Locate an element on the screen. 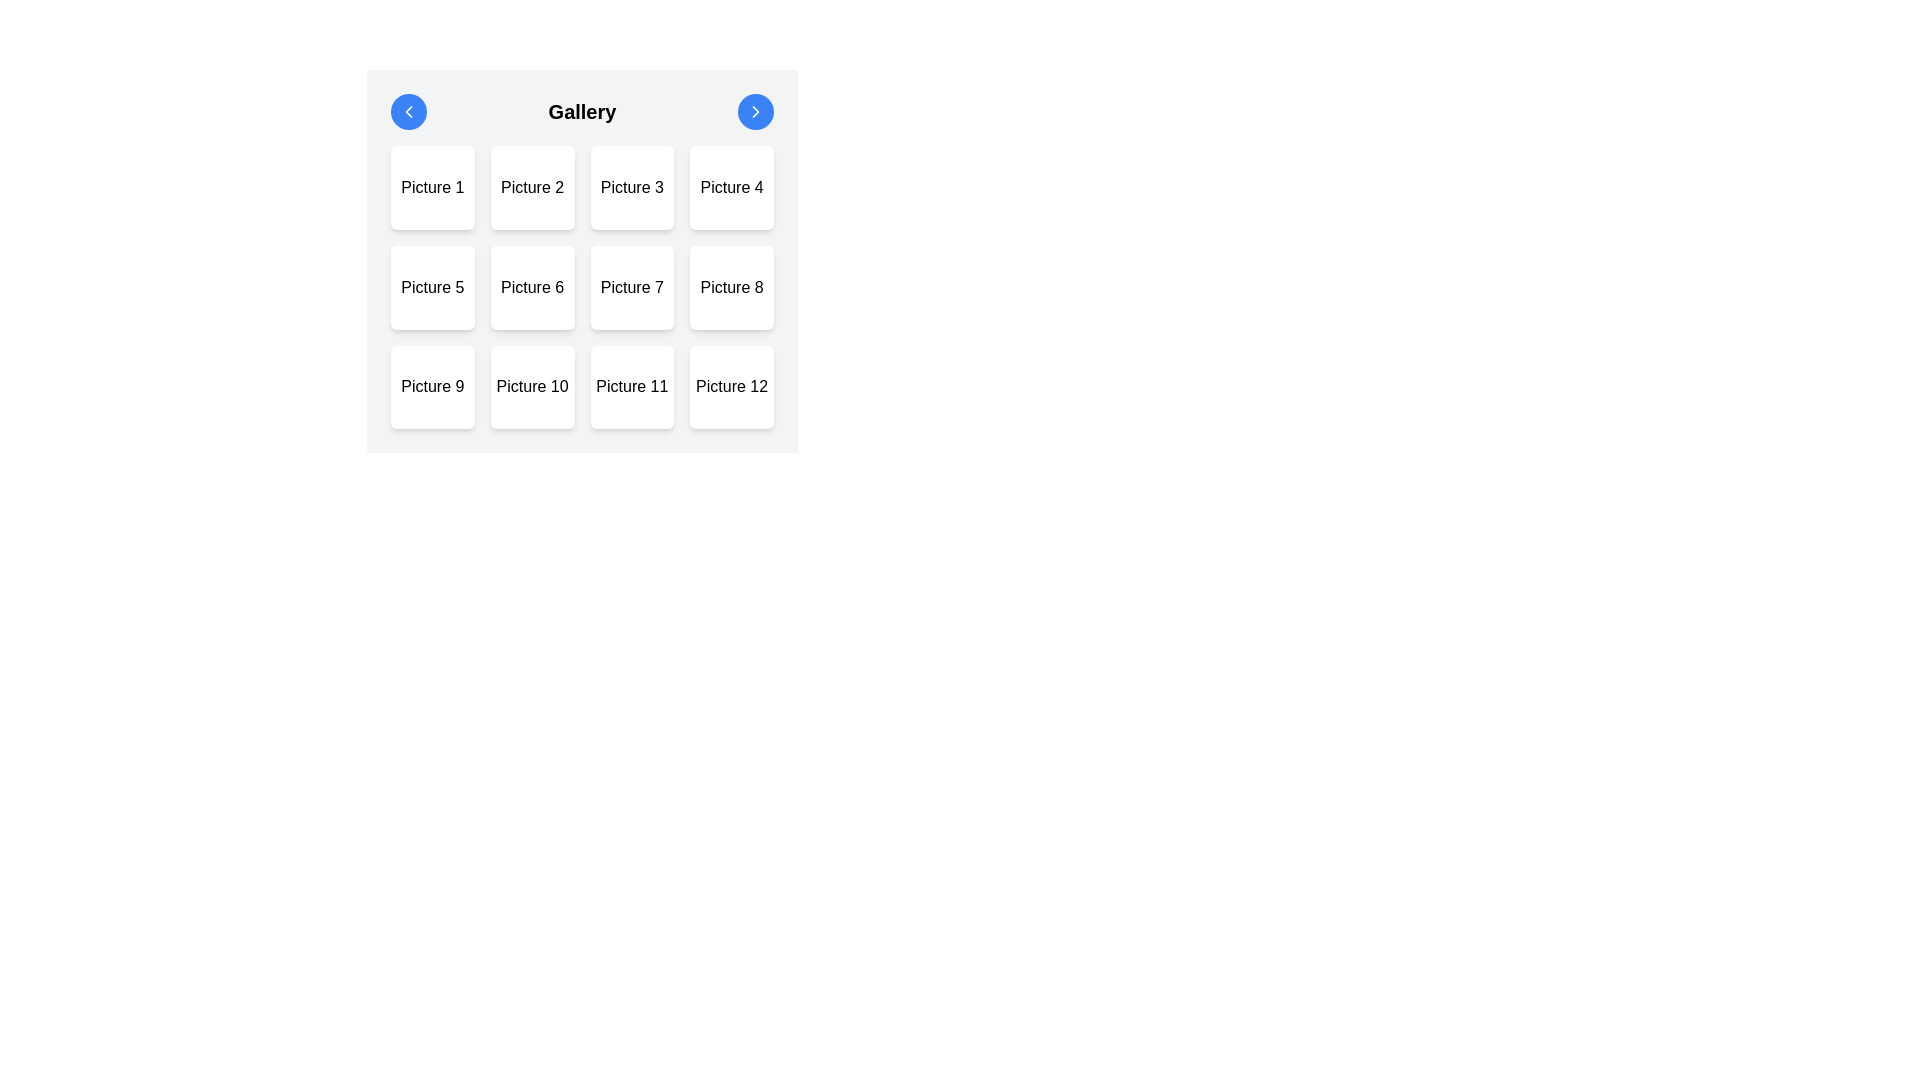 This screenshot has width=1920, height=1080. the 'Picture 1' button, which is a square-shaped button with a white background and rounded corners, located in the top-left position of the grid under the 'Gallery' title is located at coordinates (431, 187).